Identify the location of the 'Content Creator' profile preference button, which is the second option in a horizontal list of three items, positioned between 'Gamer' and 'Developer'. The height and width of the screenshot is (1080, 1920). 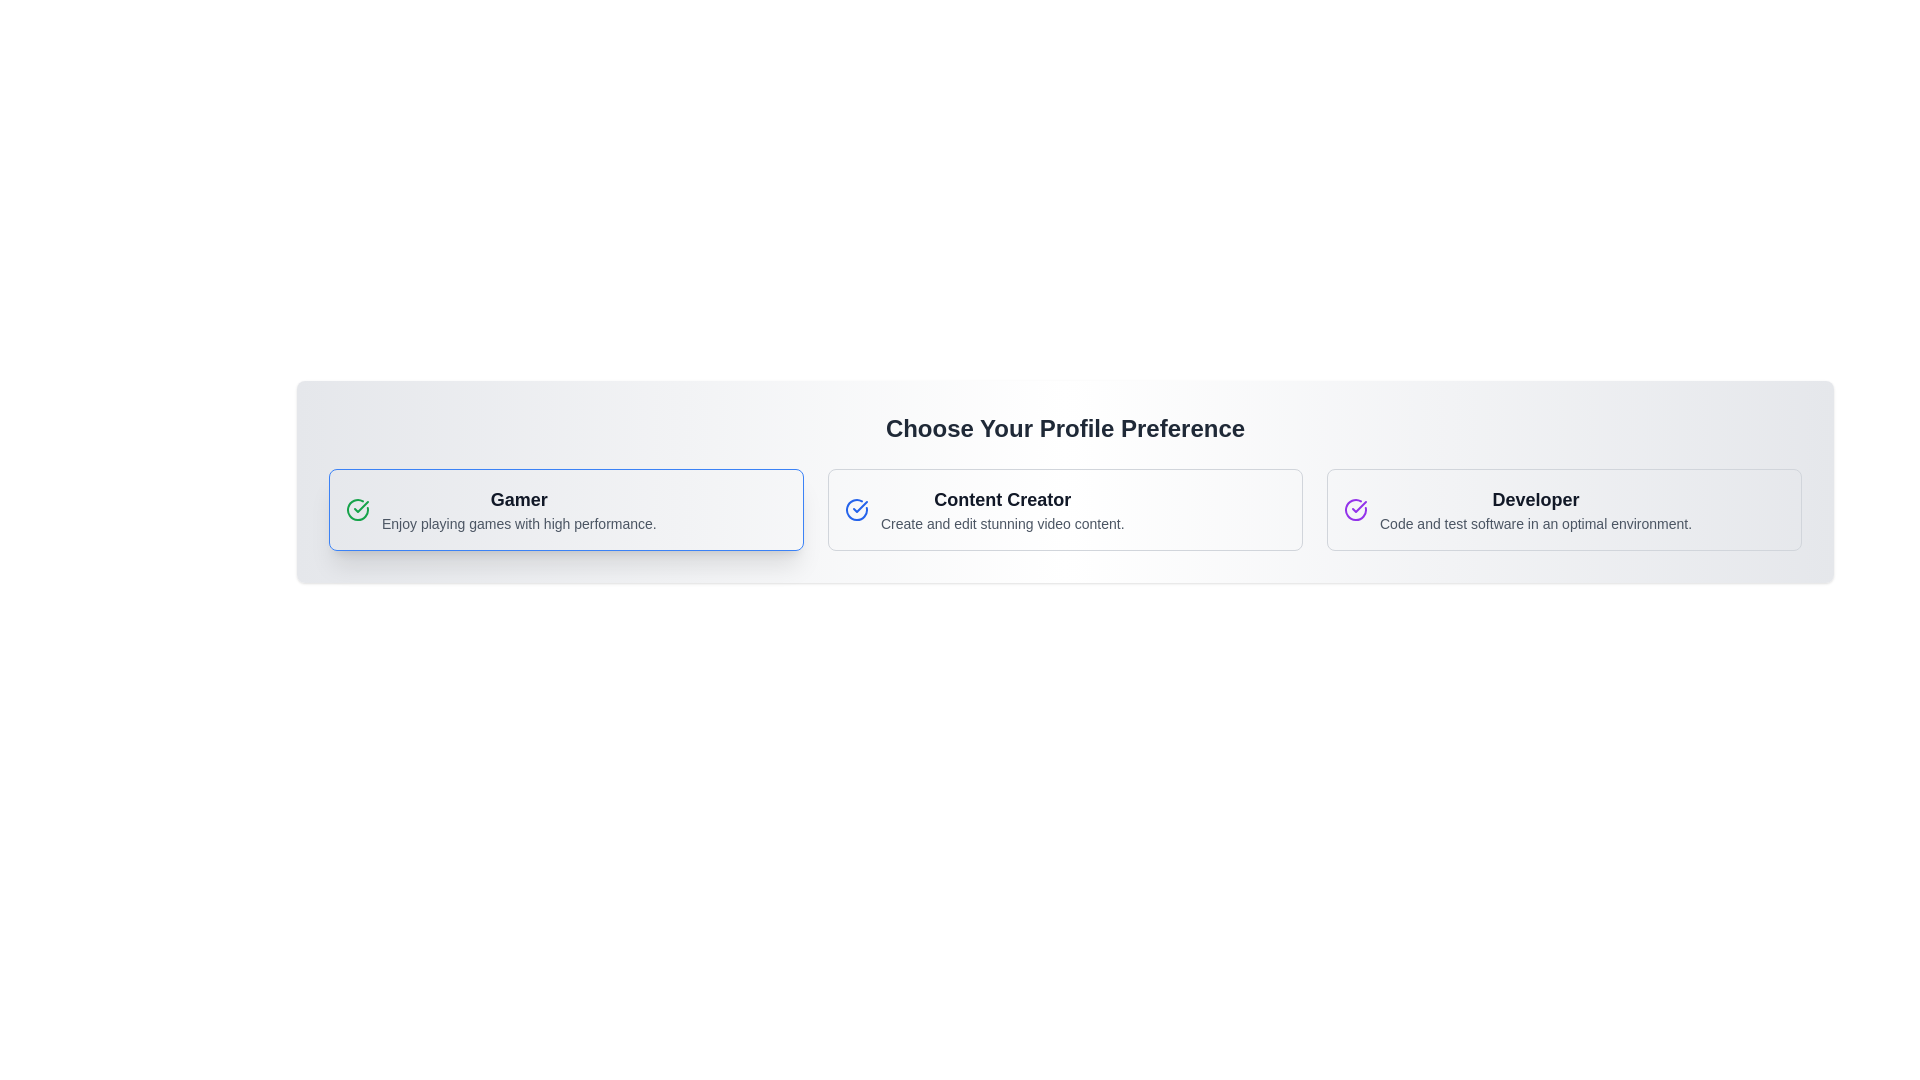
(1064, 508).